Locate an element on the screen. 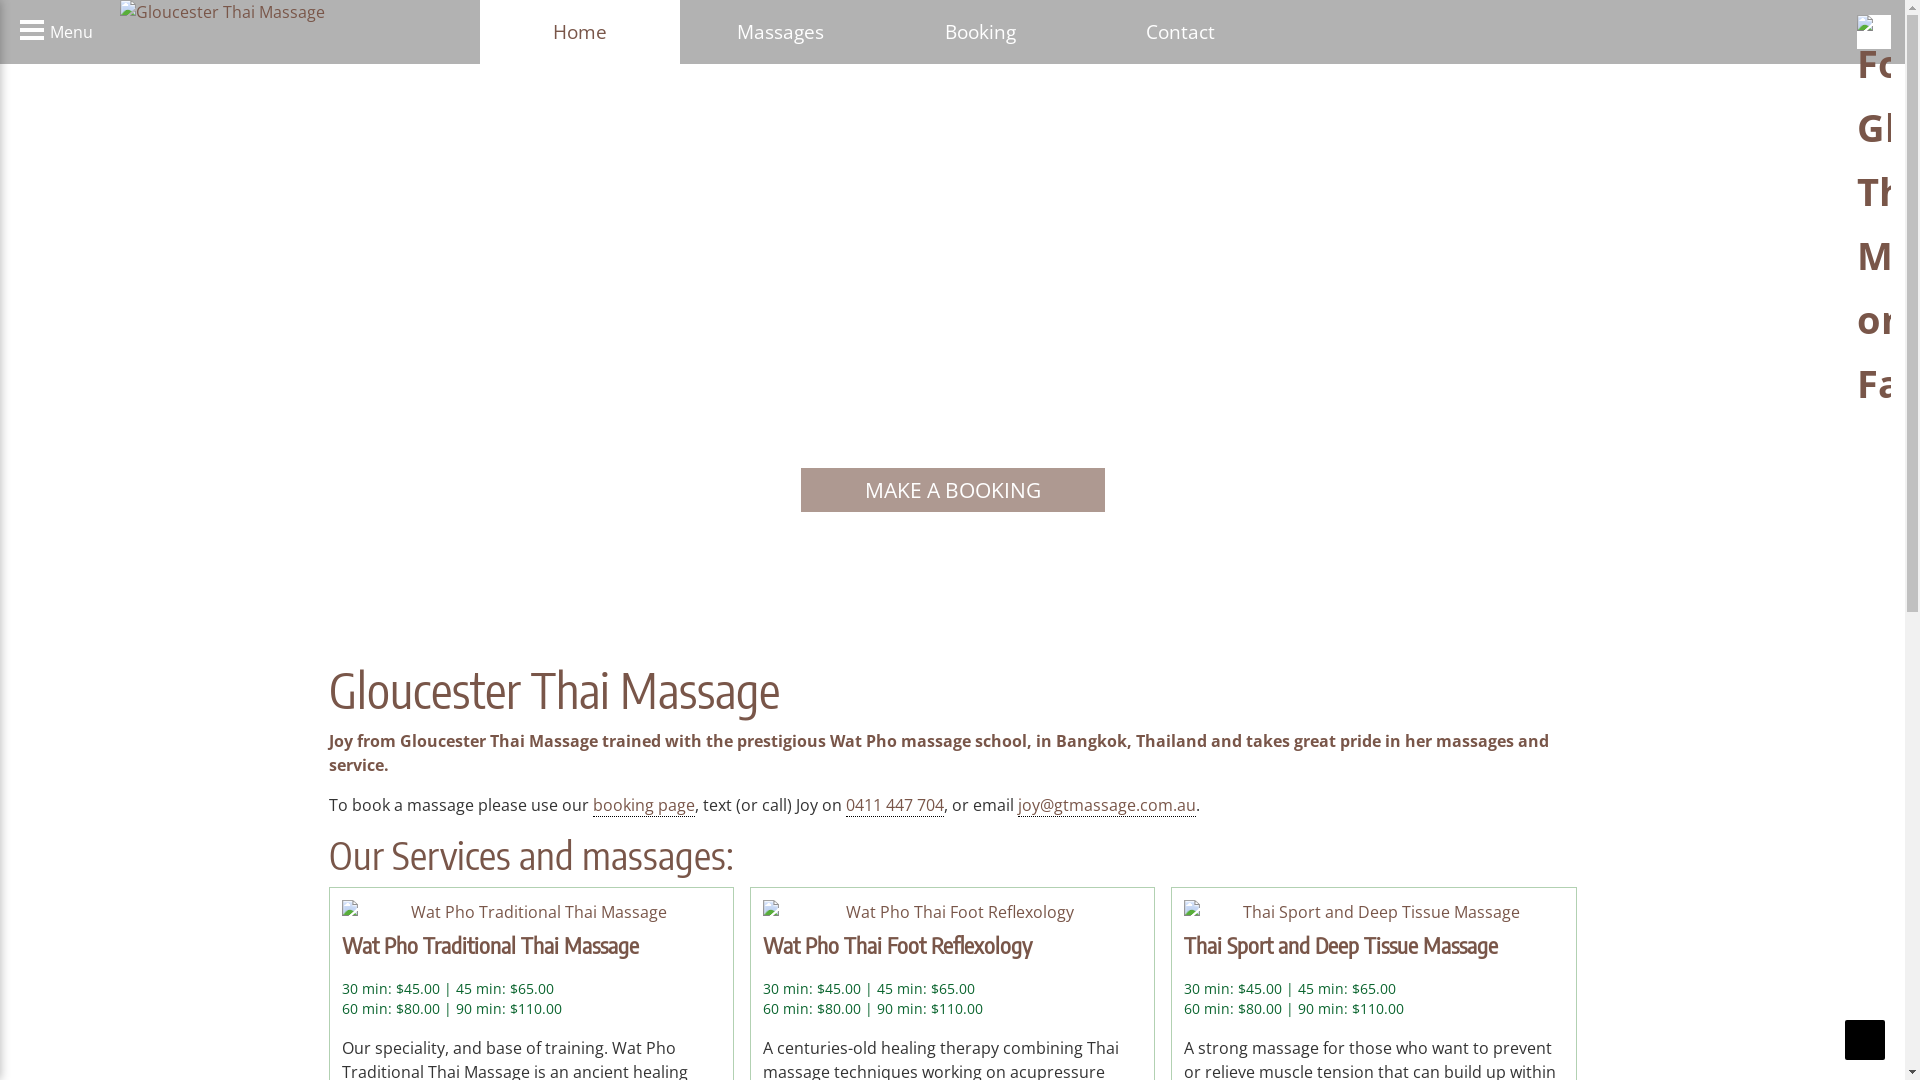 The width and height of the screenshot is (1920, 1080). 'Wat Pho Traditional Thai Massage' is located at coordinates (531, 911).